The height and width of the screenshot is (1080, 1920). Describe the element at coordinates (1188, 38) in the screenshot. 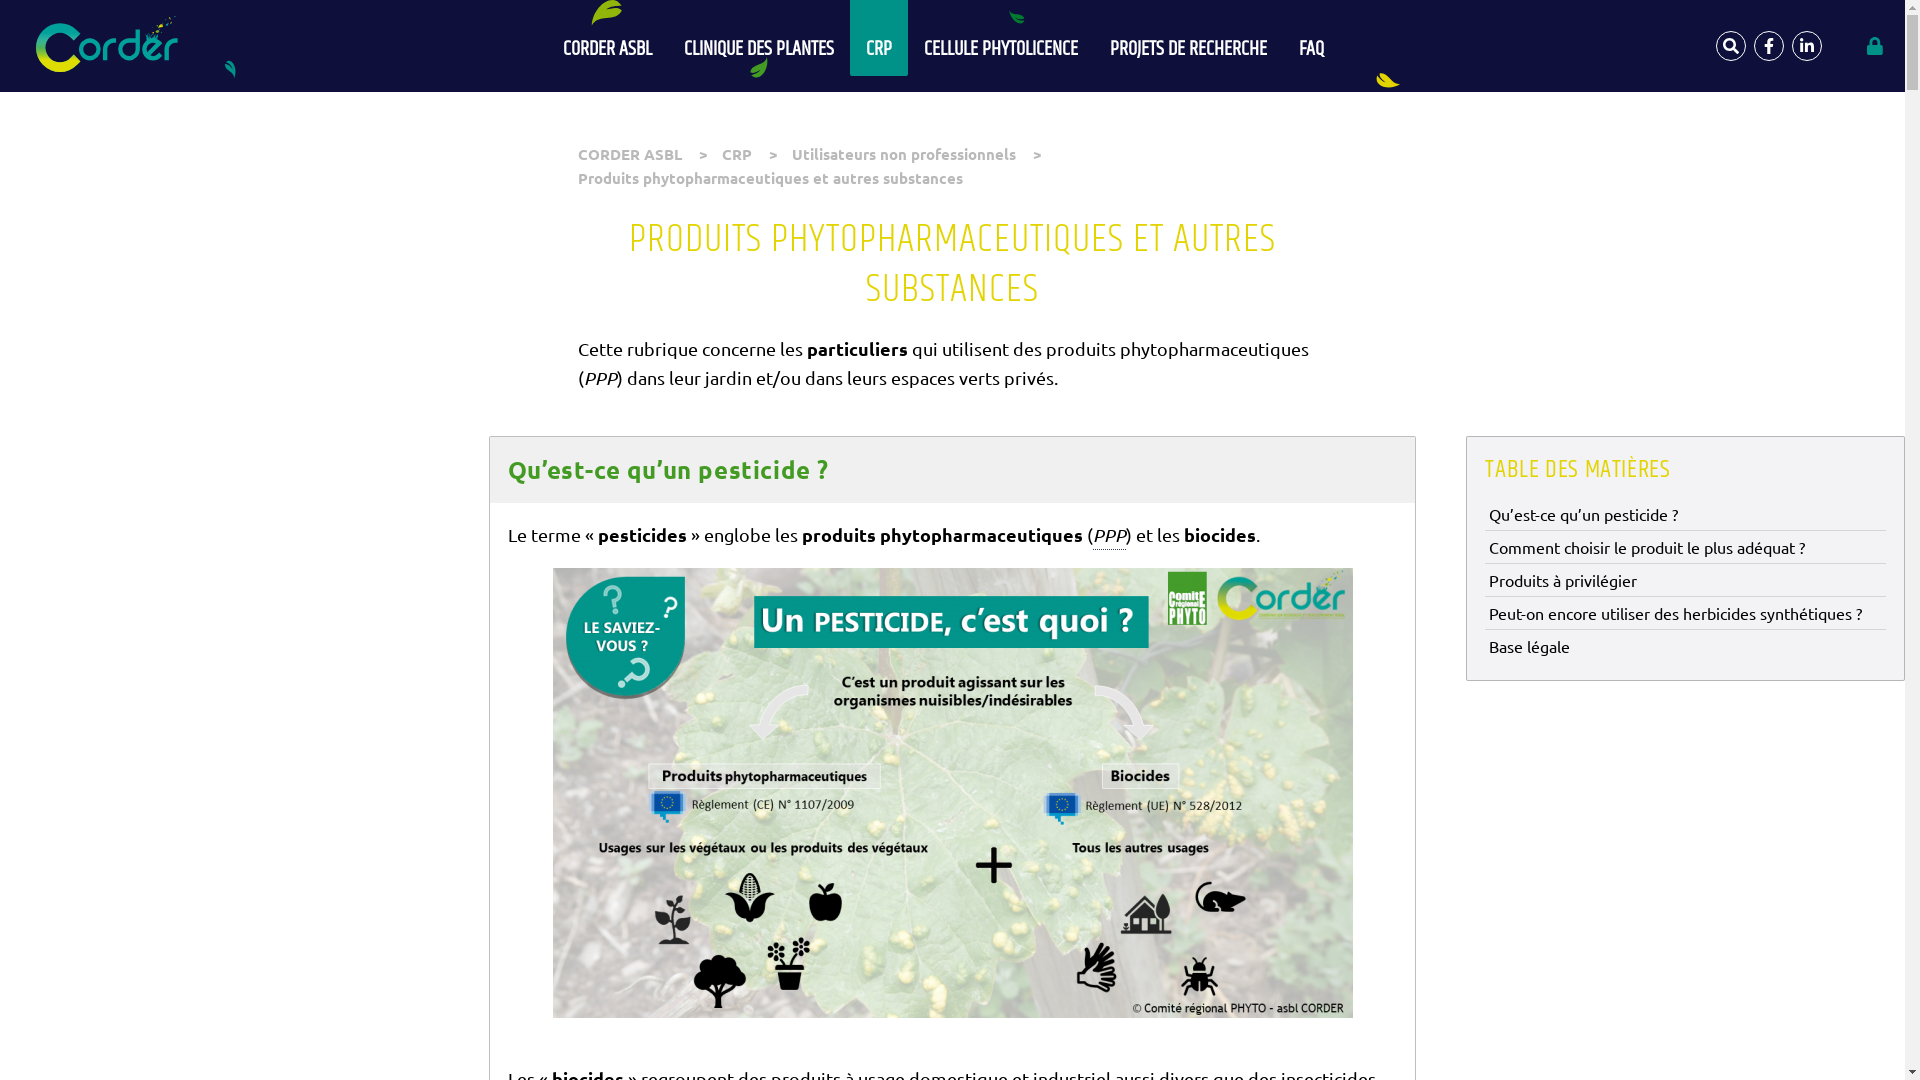

I see `'PROJETS DE RECHERCHE'` at that location.